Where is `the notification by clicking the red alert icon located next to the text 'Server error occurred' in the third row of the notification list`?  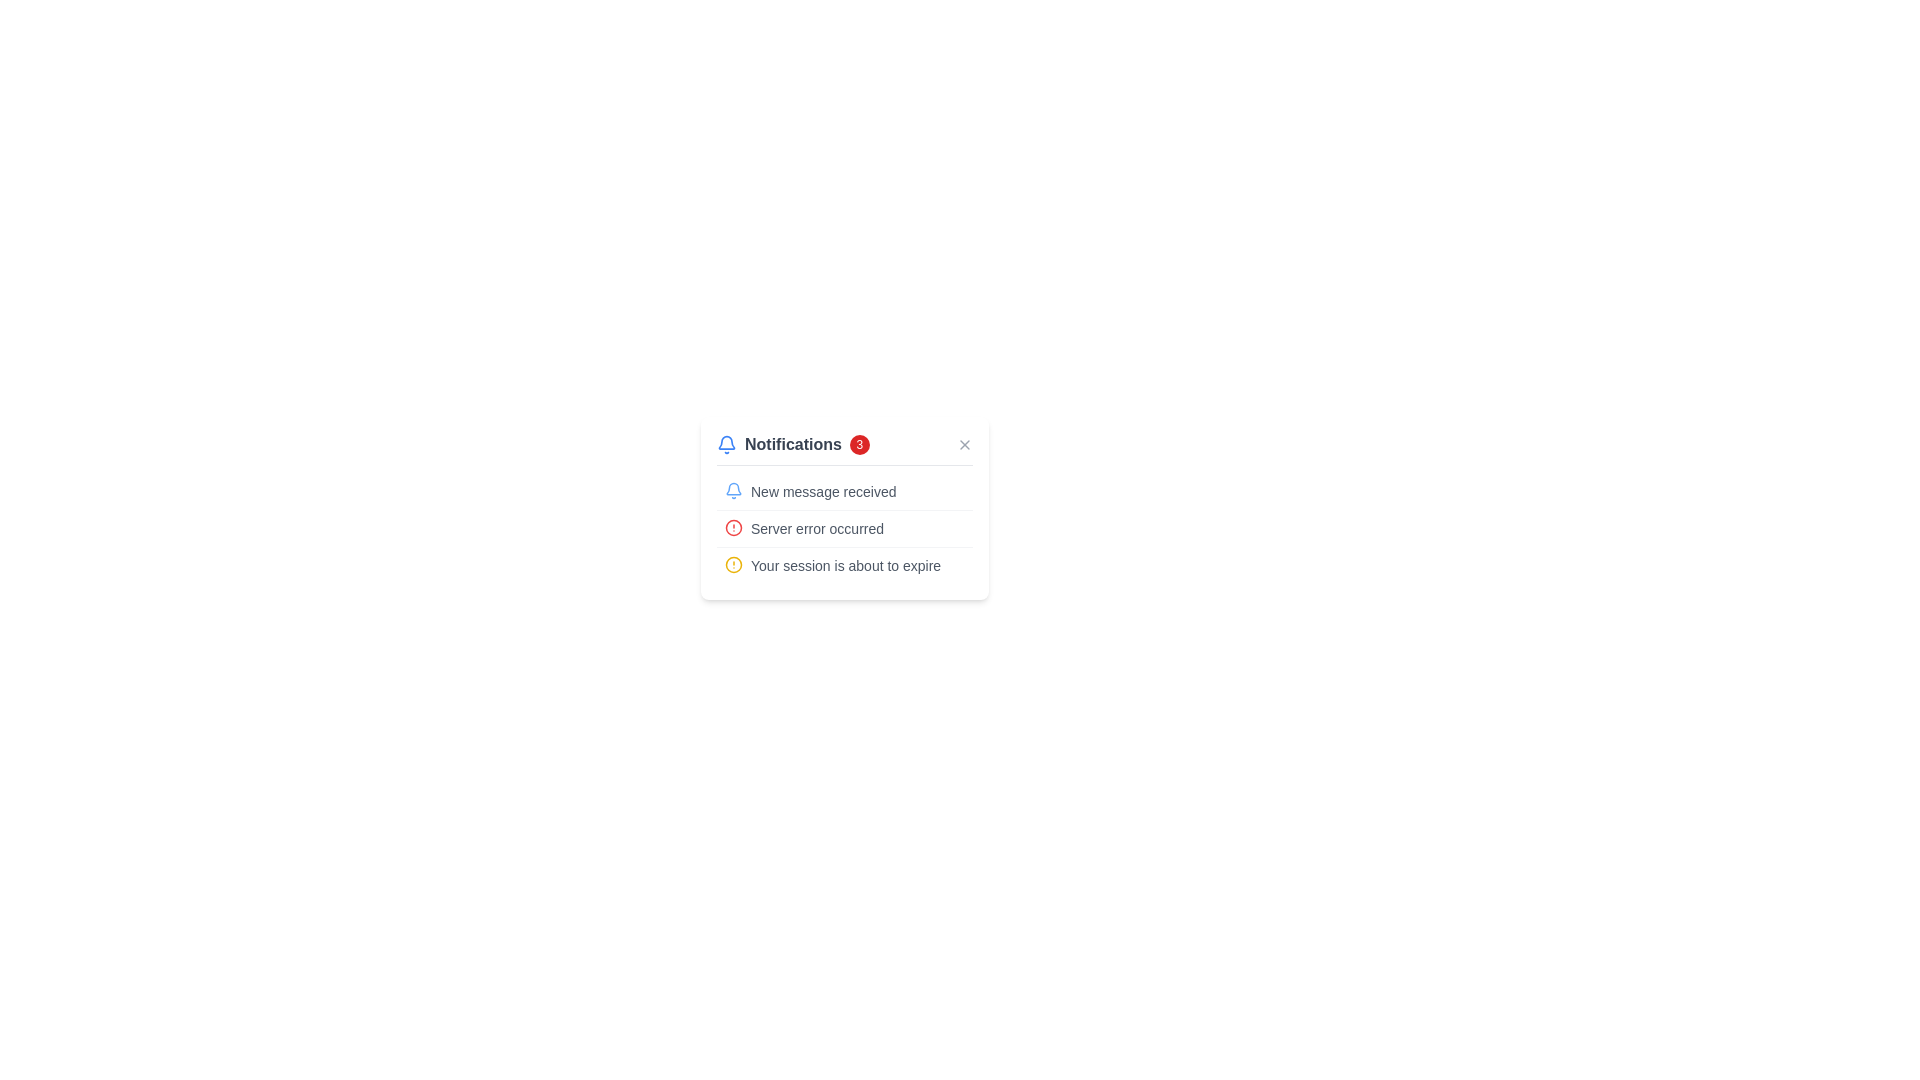 the notification by clicking the red alert icon located next to the text 'Server error occurred' in the third row of the notification list is located at coordinates (733, 527).